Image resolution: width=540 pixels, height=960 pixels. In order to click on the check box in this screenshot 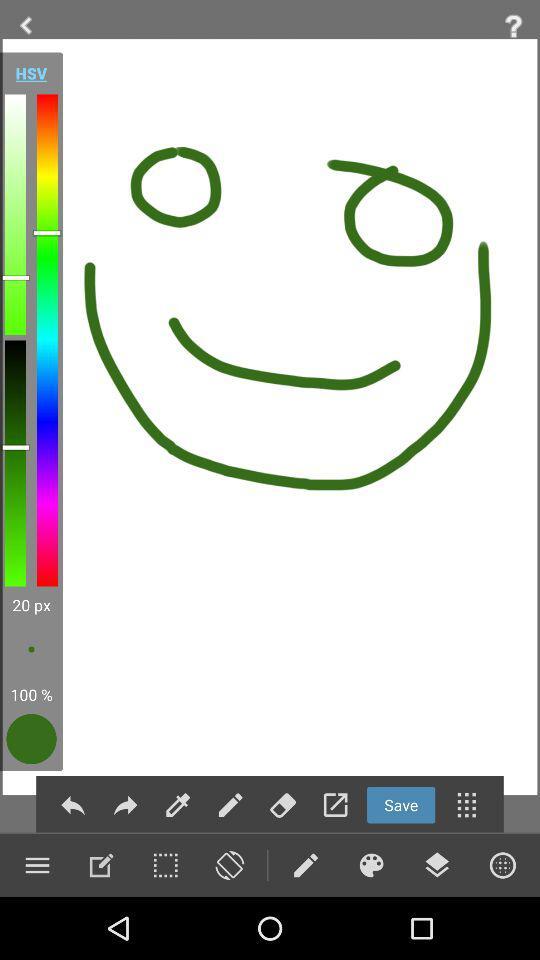, I will do `click(164, 864)`.